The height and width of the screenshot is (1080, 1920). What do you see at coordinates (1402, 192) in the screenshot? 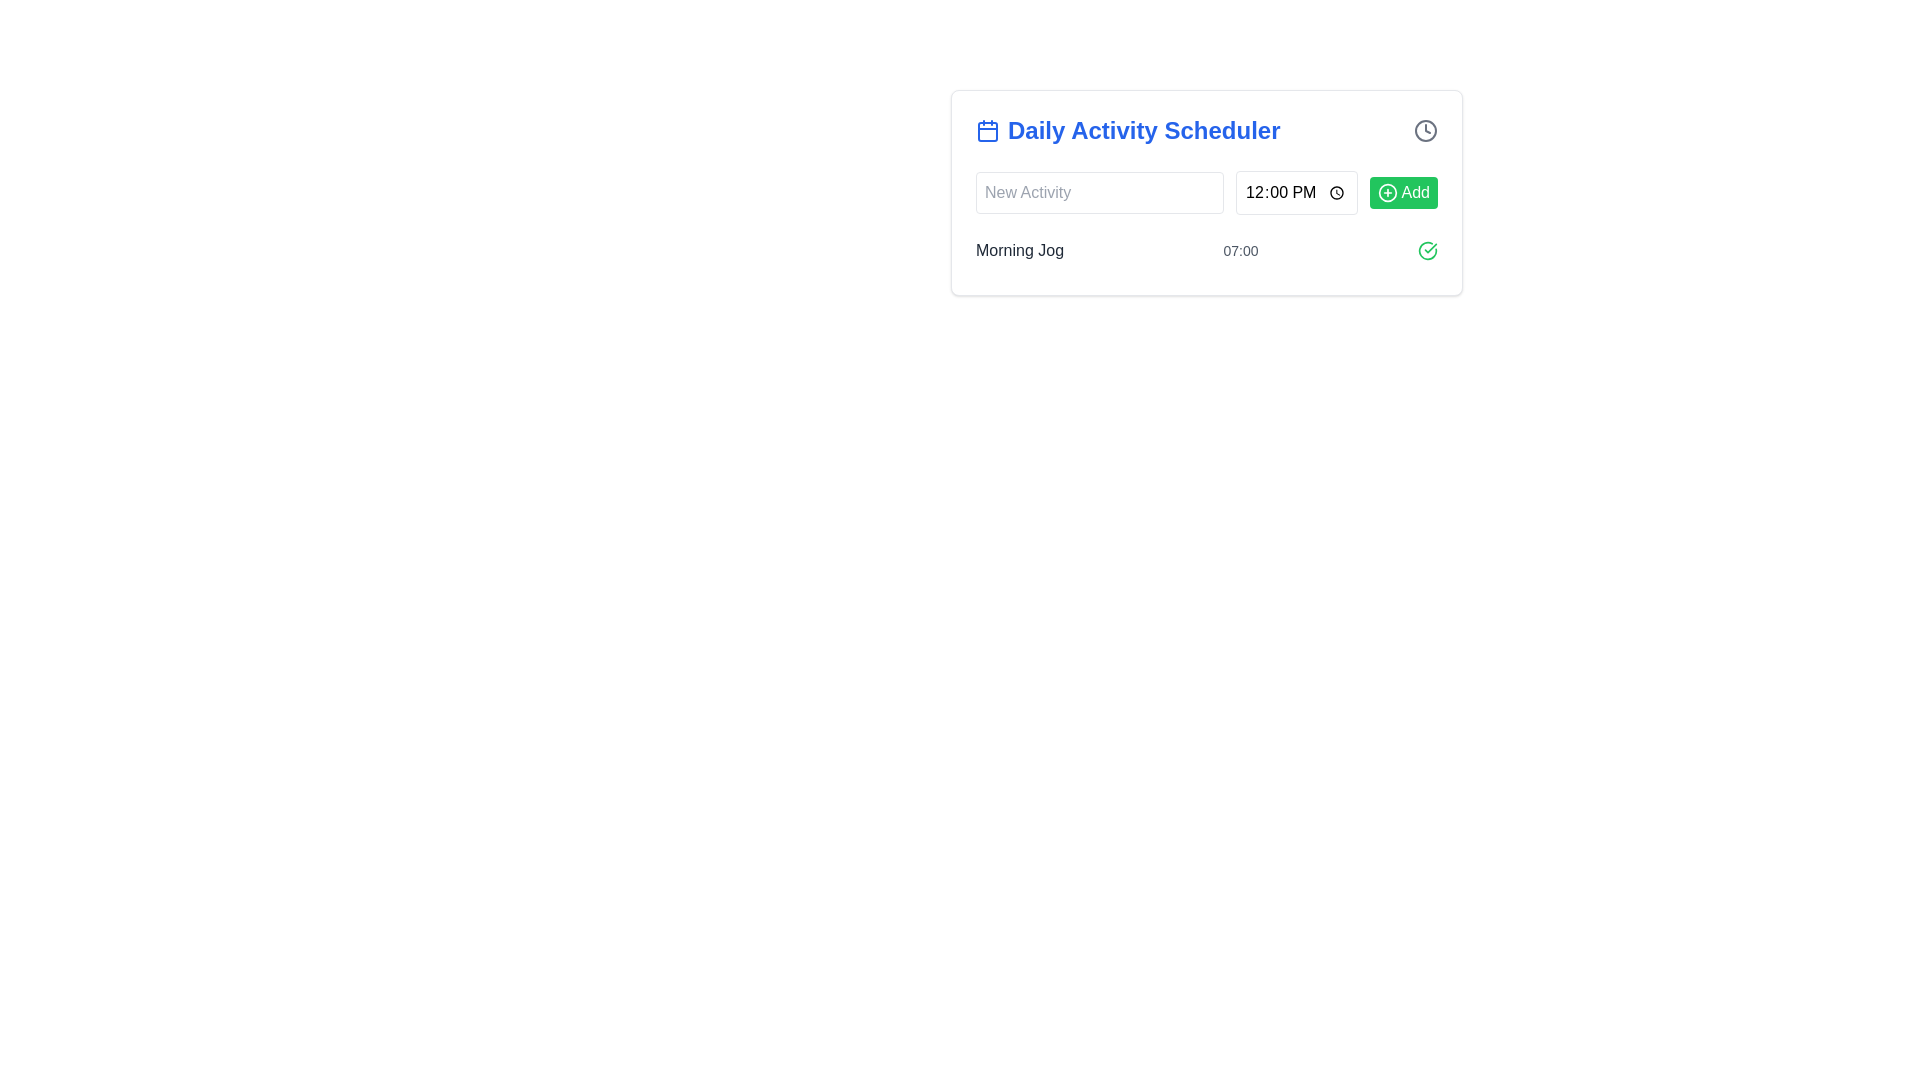
I see `the green rectangular button labeled 'Add' with a white '+' icon, located at the far-right end of the row adjacent to the 'New Activity' text input field` at bounding box center [1402, 192].